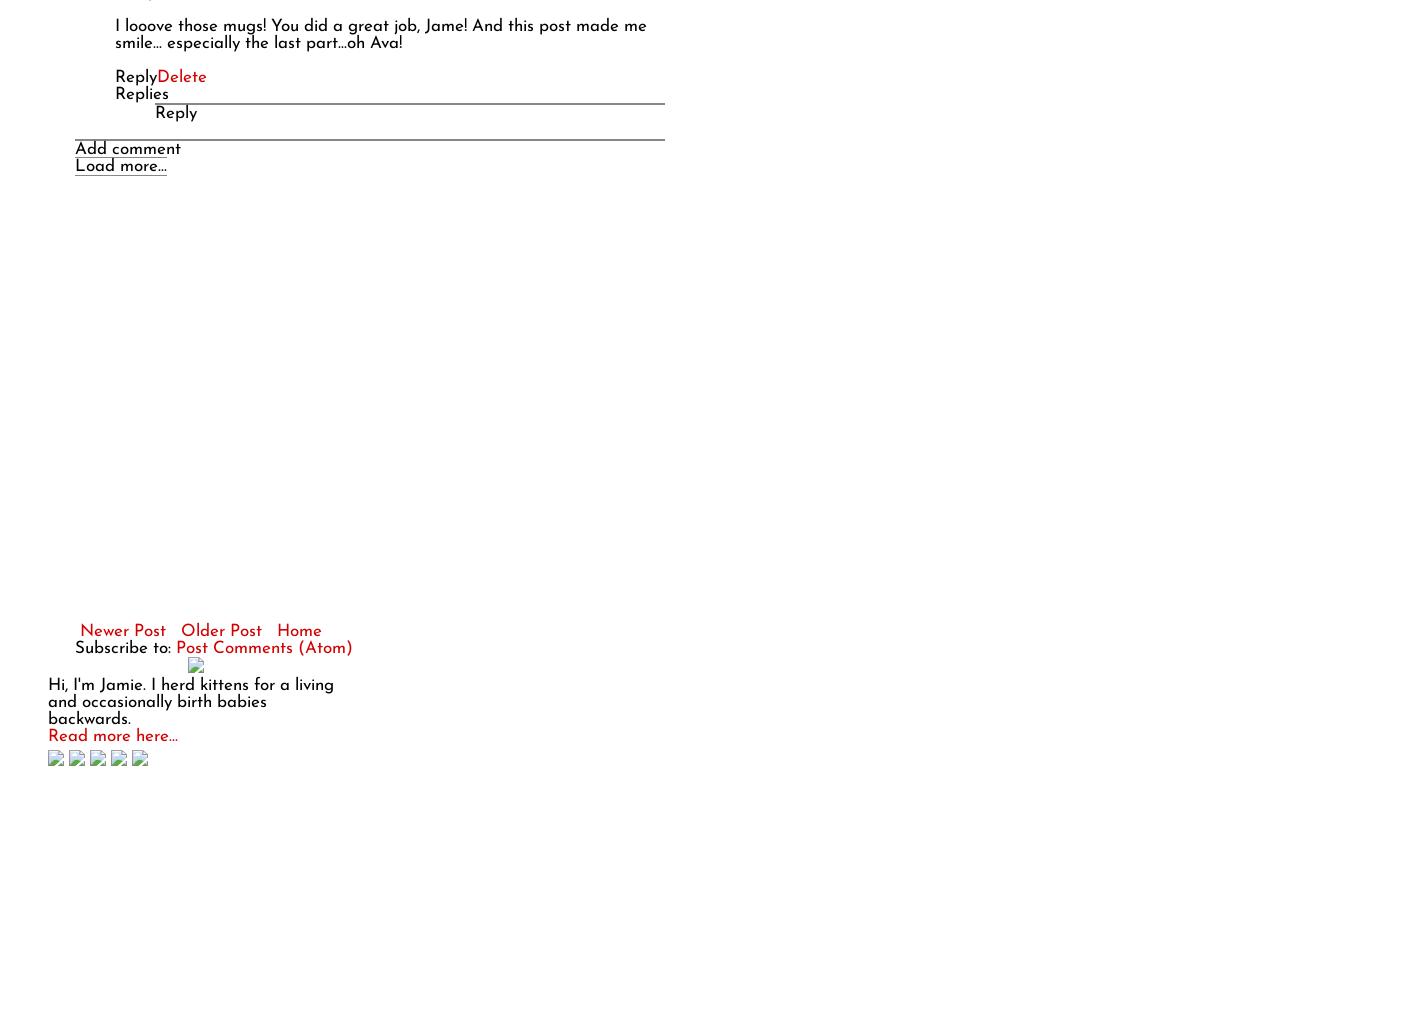 Image resolution: width=1408 pixels, height=1012 pixels. What do you see at coordinates (220, 629) in the screenshot?
I see `'Older Post'` at bounding box center [220, 629].